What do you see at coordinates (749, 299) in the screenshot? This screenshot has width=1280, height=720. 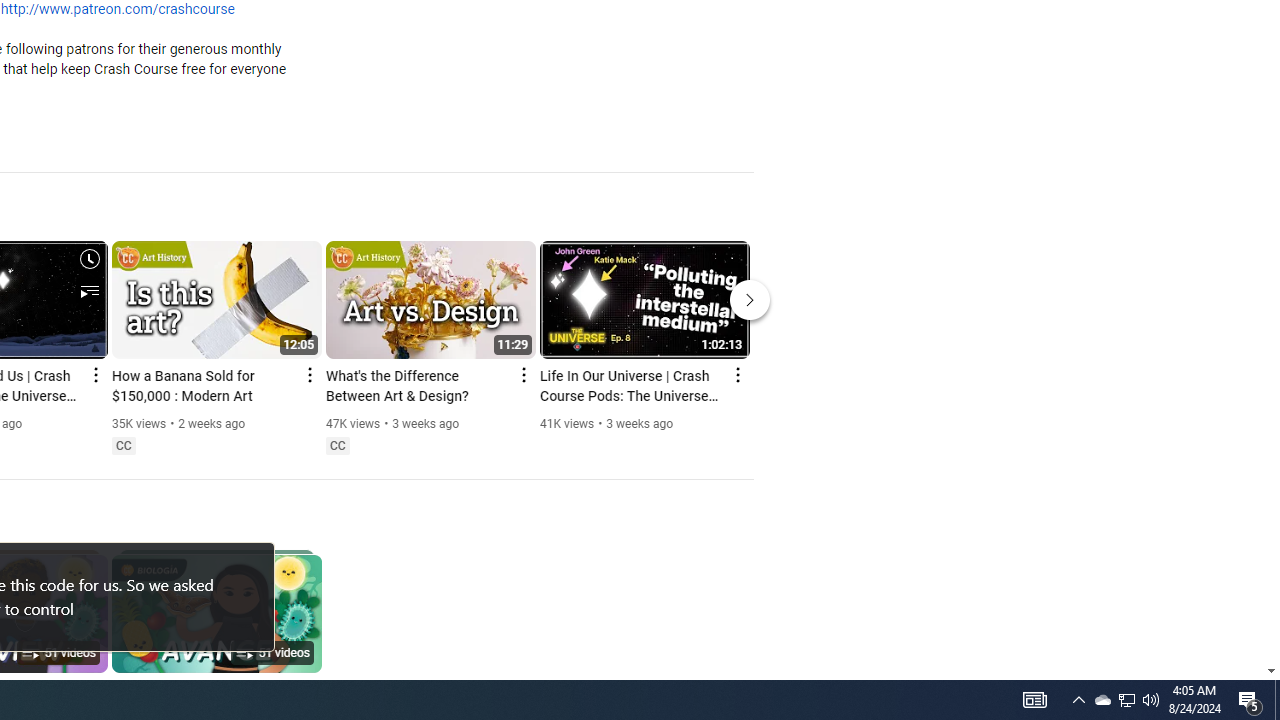 I see `'Next'` at bounding box center [749, 299].